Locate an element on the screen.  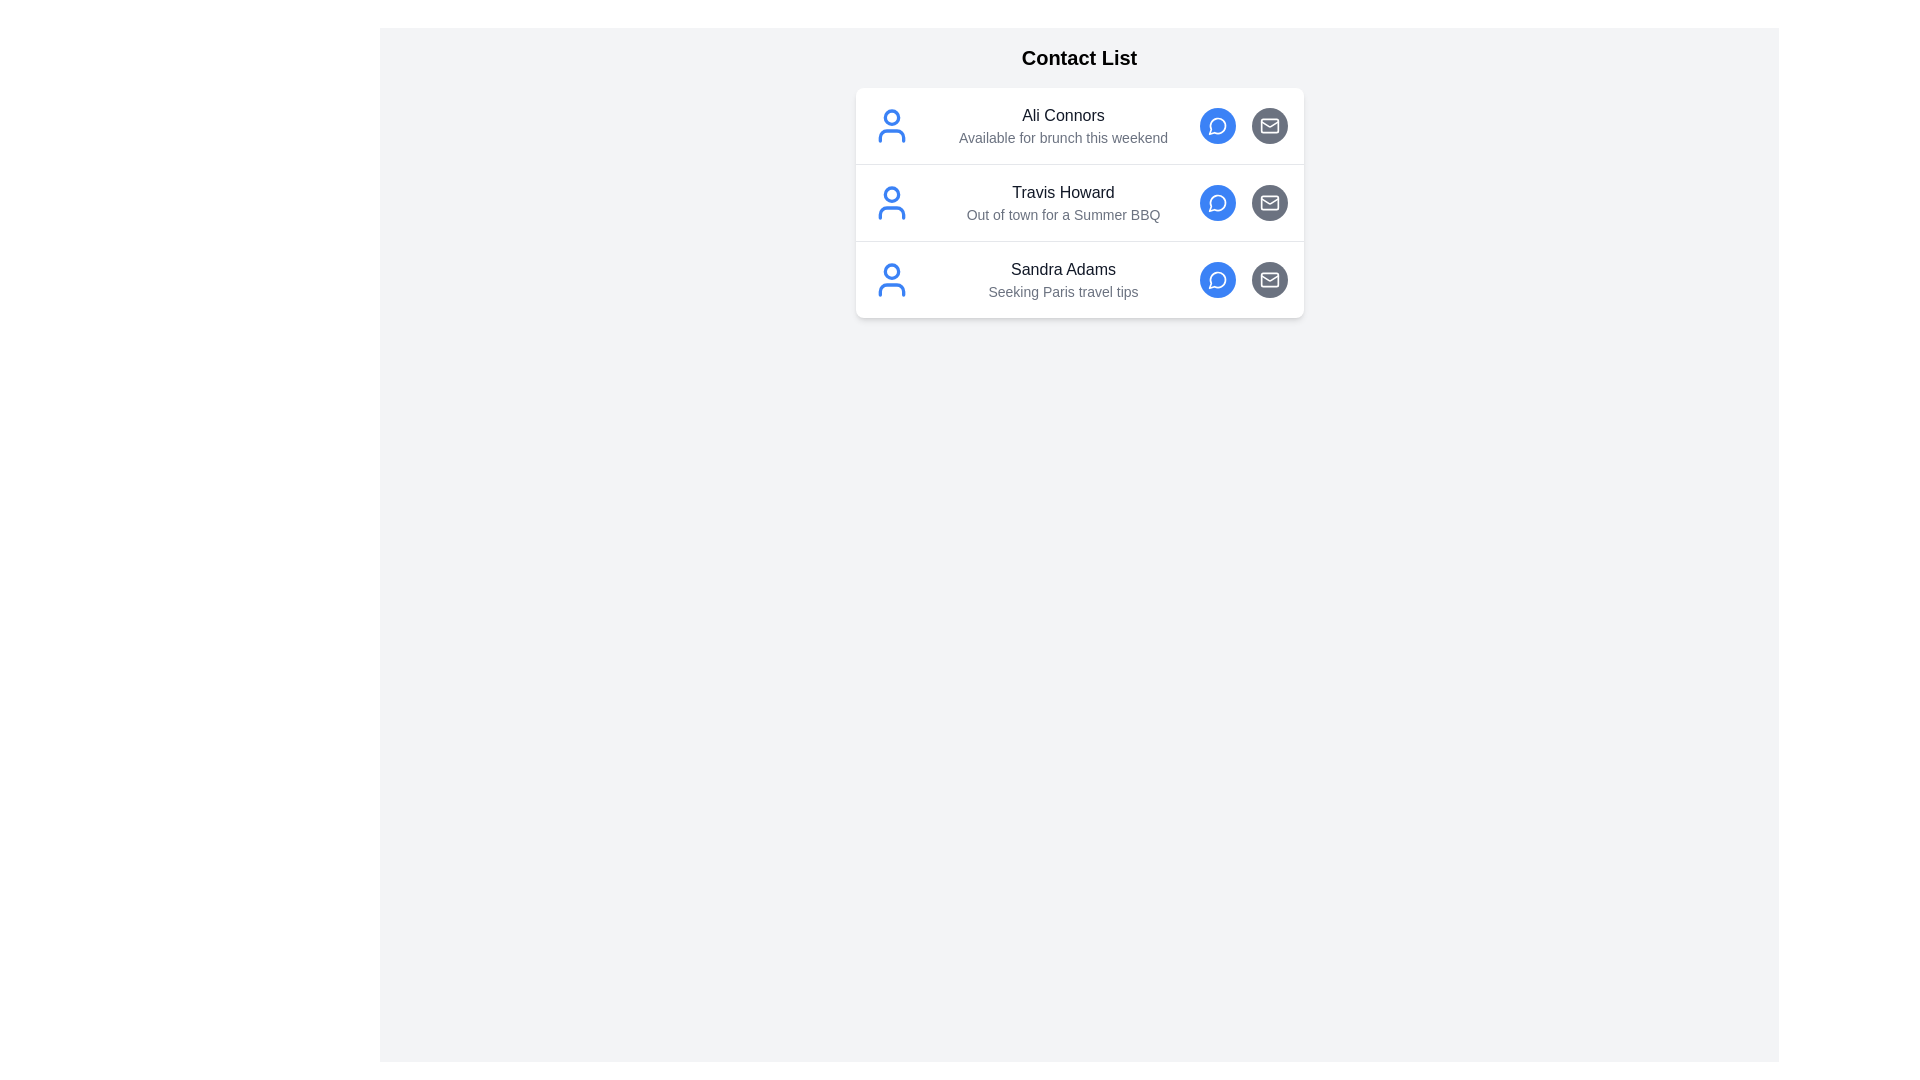
the circular icon button with a speech bubble design, filled with blue color, located as the second interactive icon in the 'Sandra Adams' contact entry row is located at coordinates (1216, 280).